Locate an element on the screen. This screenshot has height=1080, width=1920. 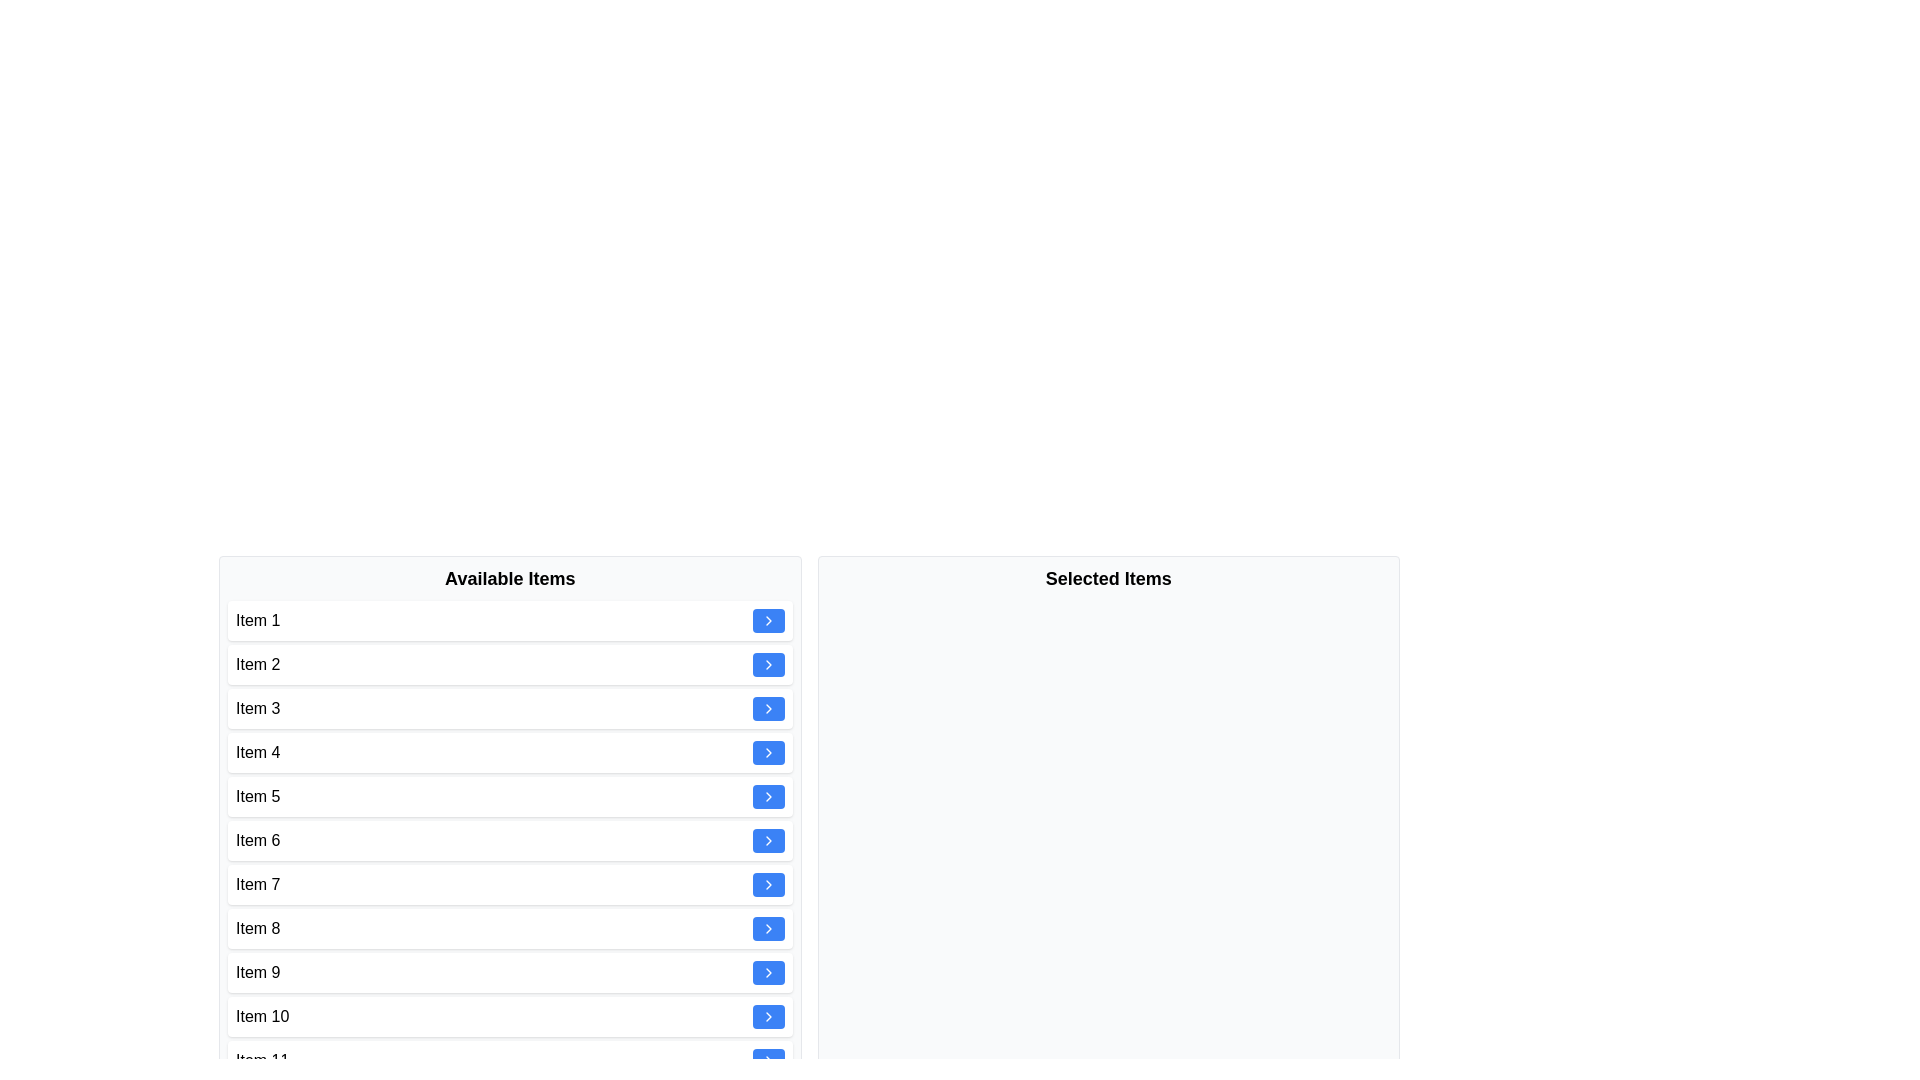
the blue button containing the right-facing chevron icon next to the text label 'Item 5' is located at coordinates (767, 708).